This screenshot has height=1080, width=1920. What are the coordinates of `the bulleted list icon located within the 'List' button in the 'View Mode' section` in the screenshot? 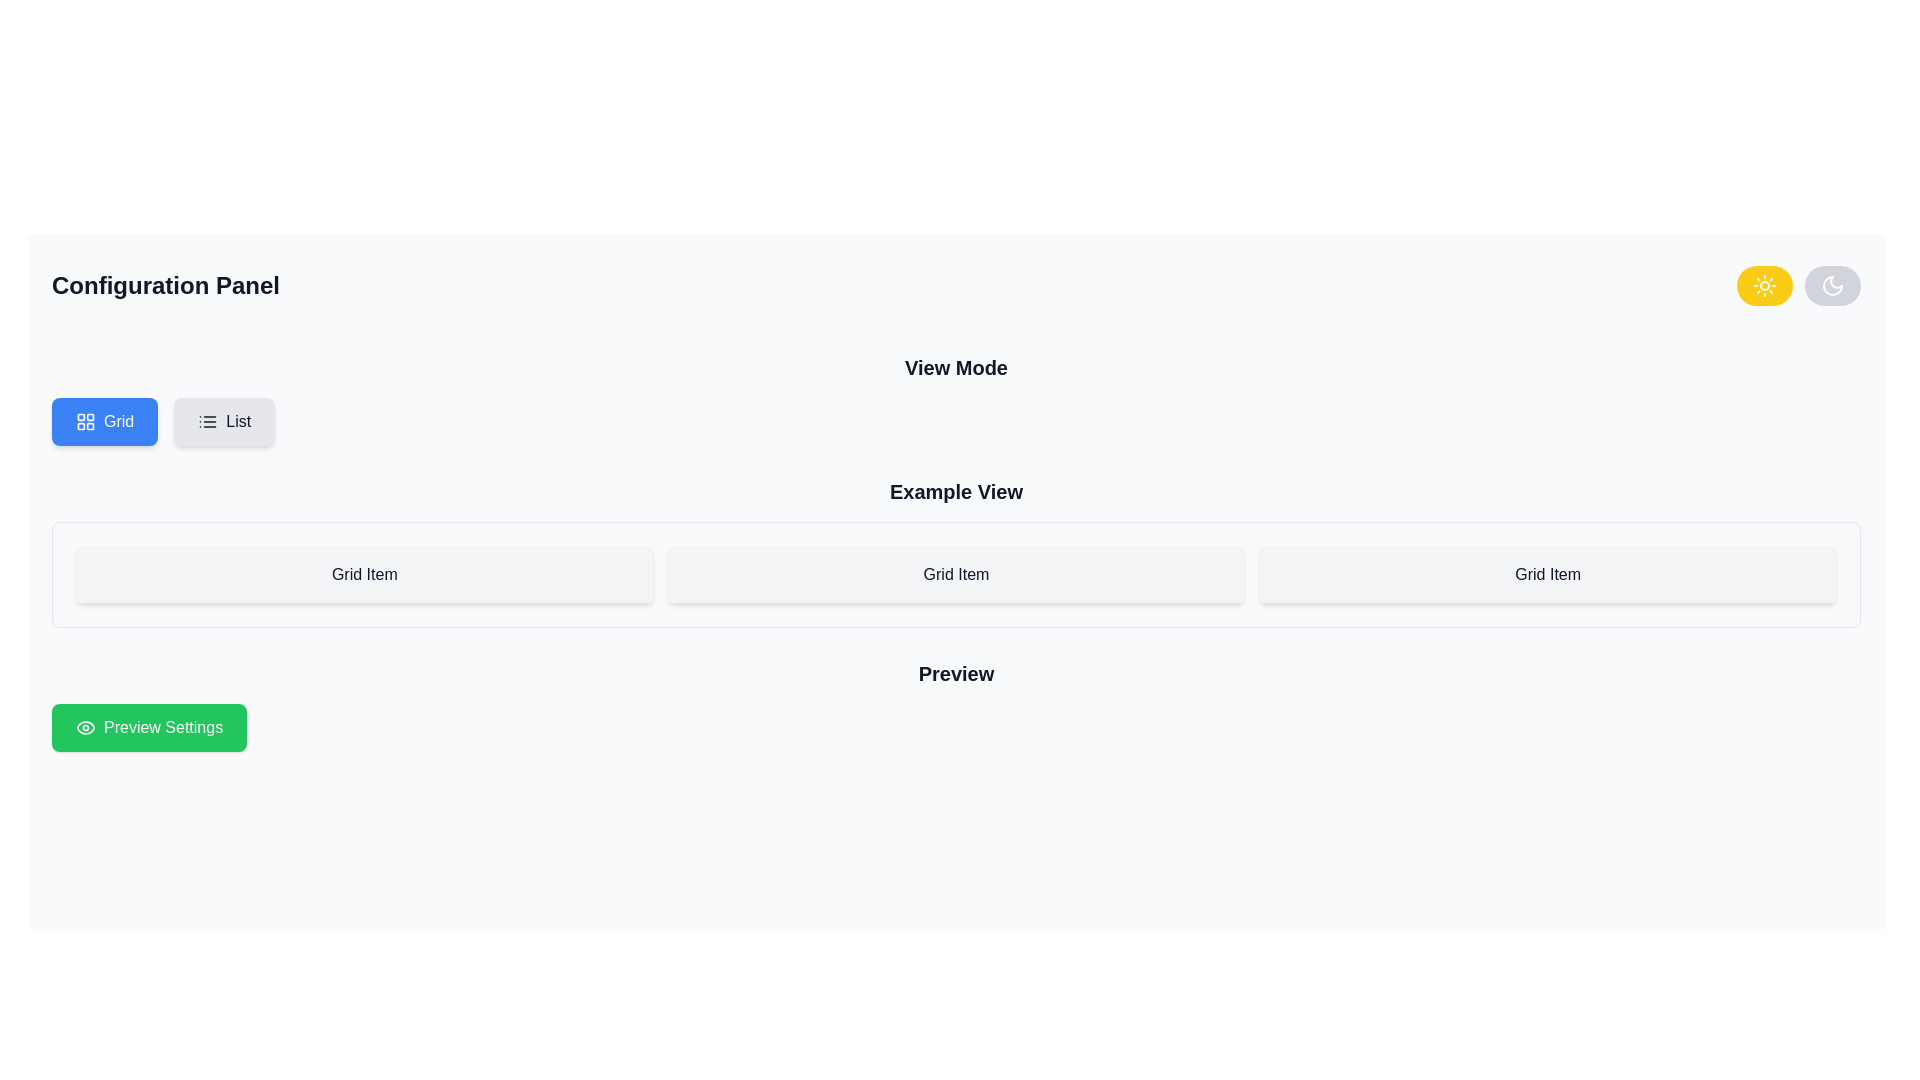 It's located at (208, 420).